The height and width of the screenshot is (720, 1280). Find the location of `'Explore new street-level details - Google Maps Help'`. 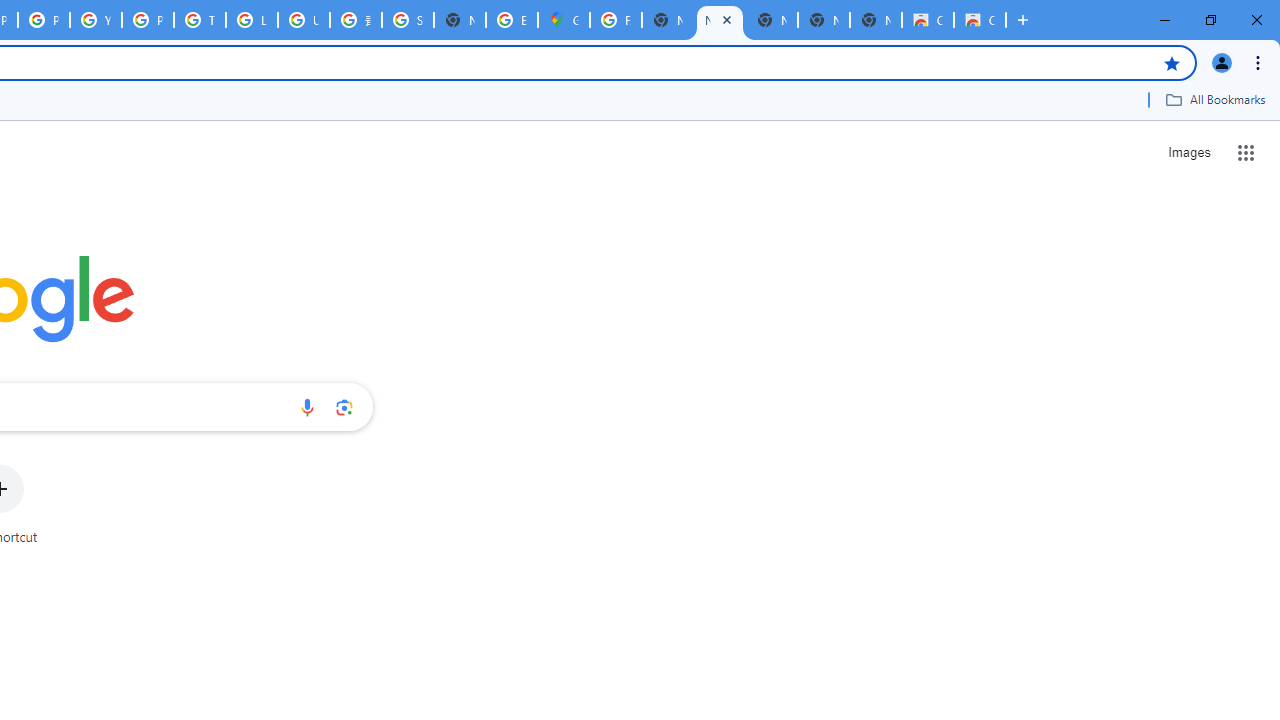

'Explore new street-level details - Google Maps Help' is located at coordinates (512, 20).